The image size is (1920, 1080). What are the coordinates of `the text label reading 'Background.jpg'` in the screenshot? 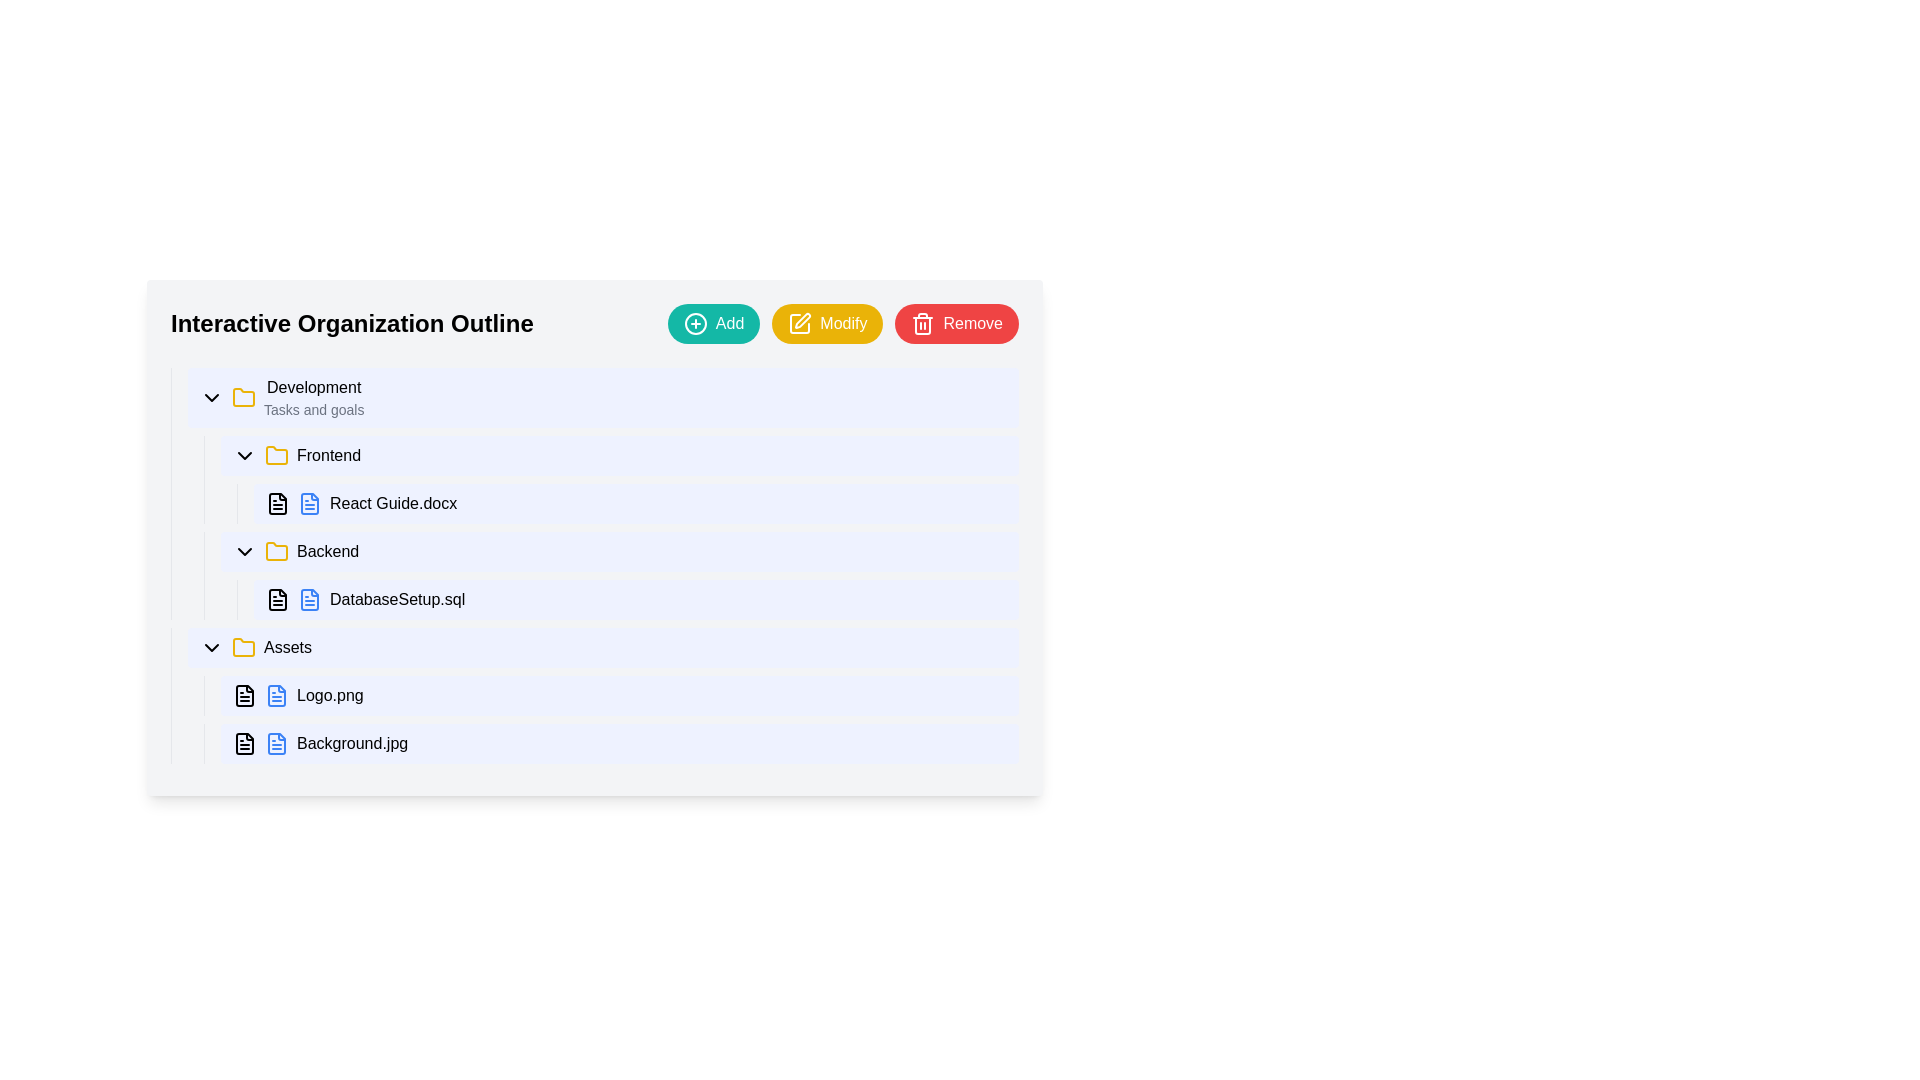 It's located at (352, 744).